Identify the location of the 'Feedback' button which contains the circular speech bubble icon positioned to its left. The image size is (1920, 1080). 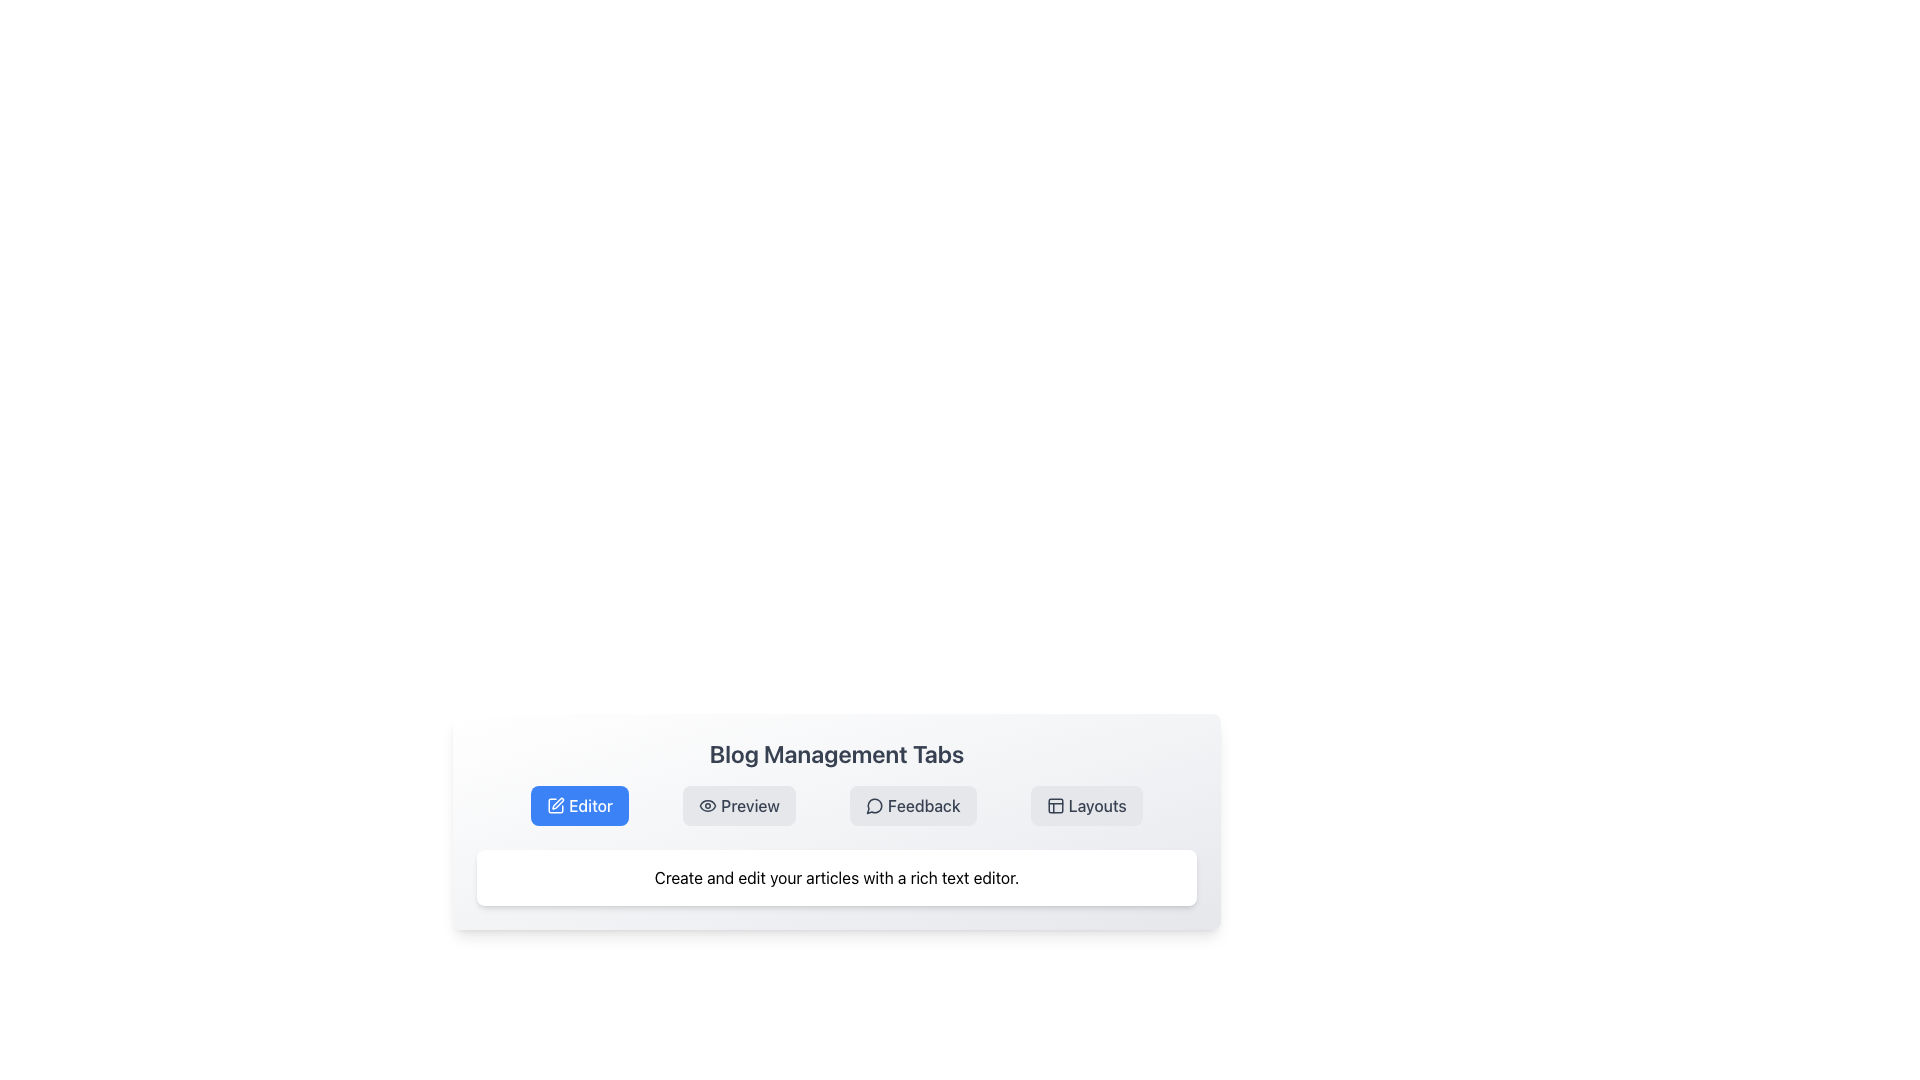
(874, 805).